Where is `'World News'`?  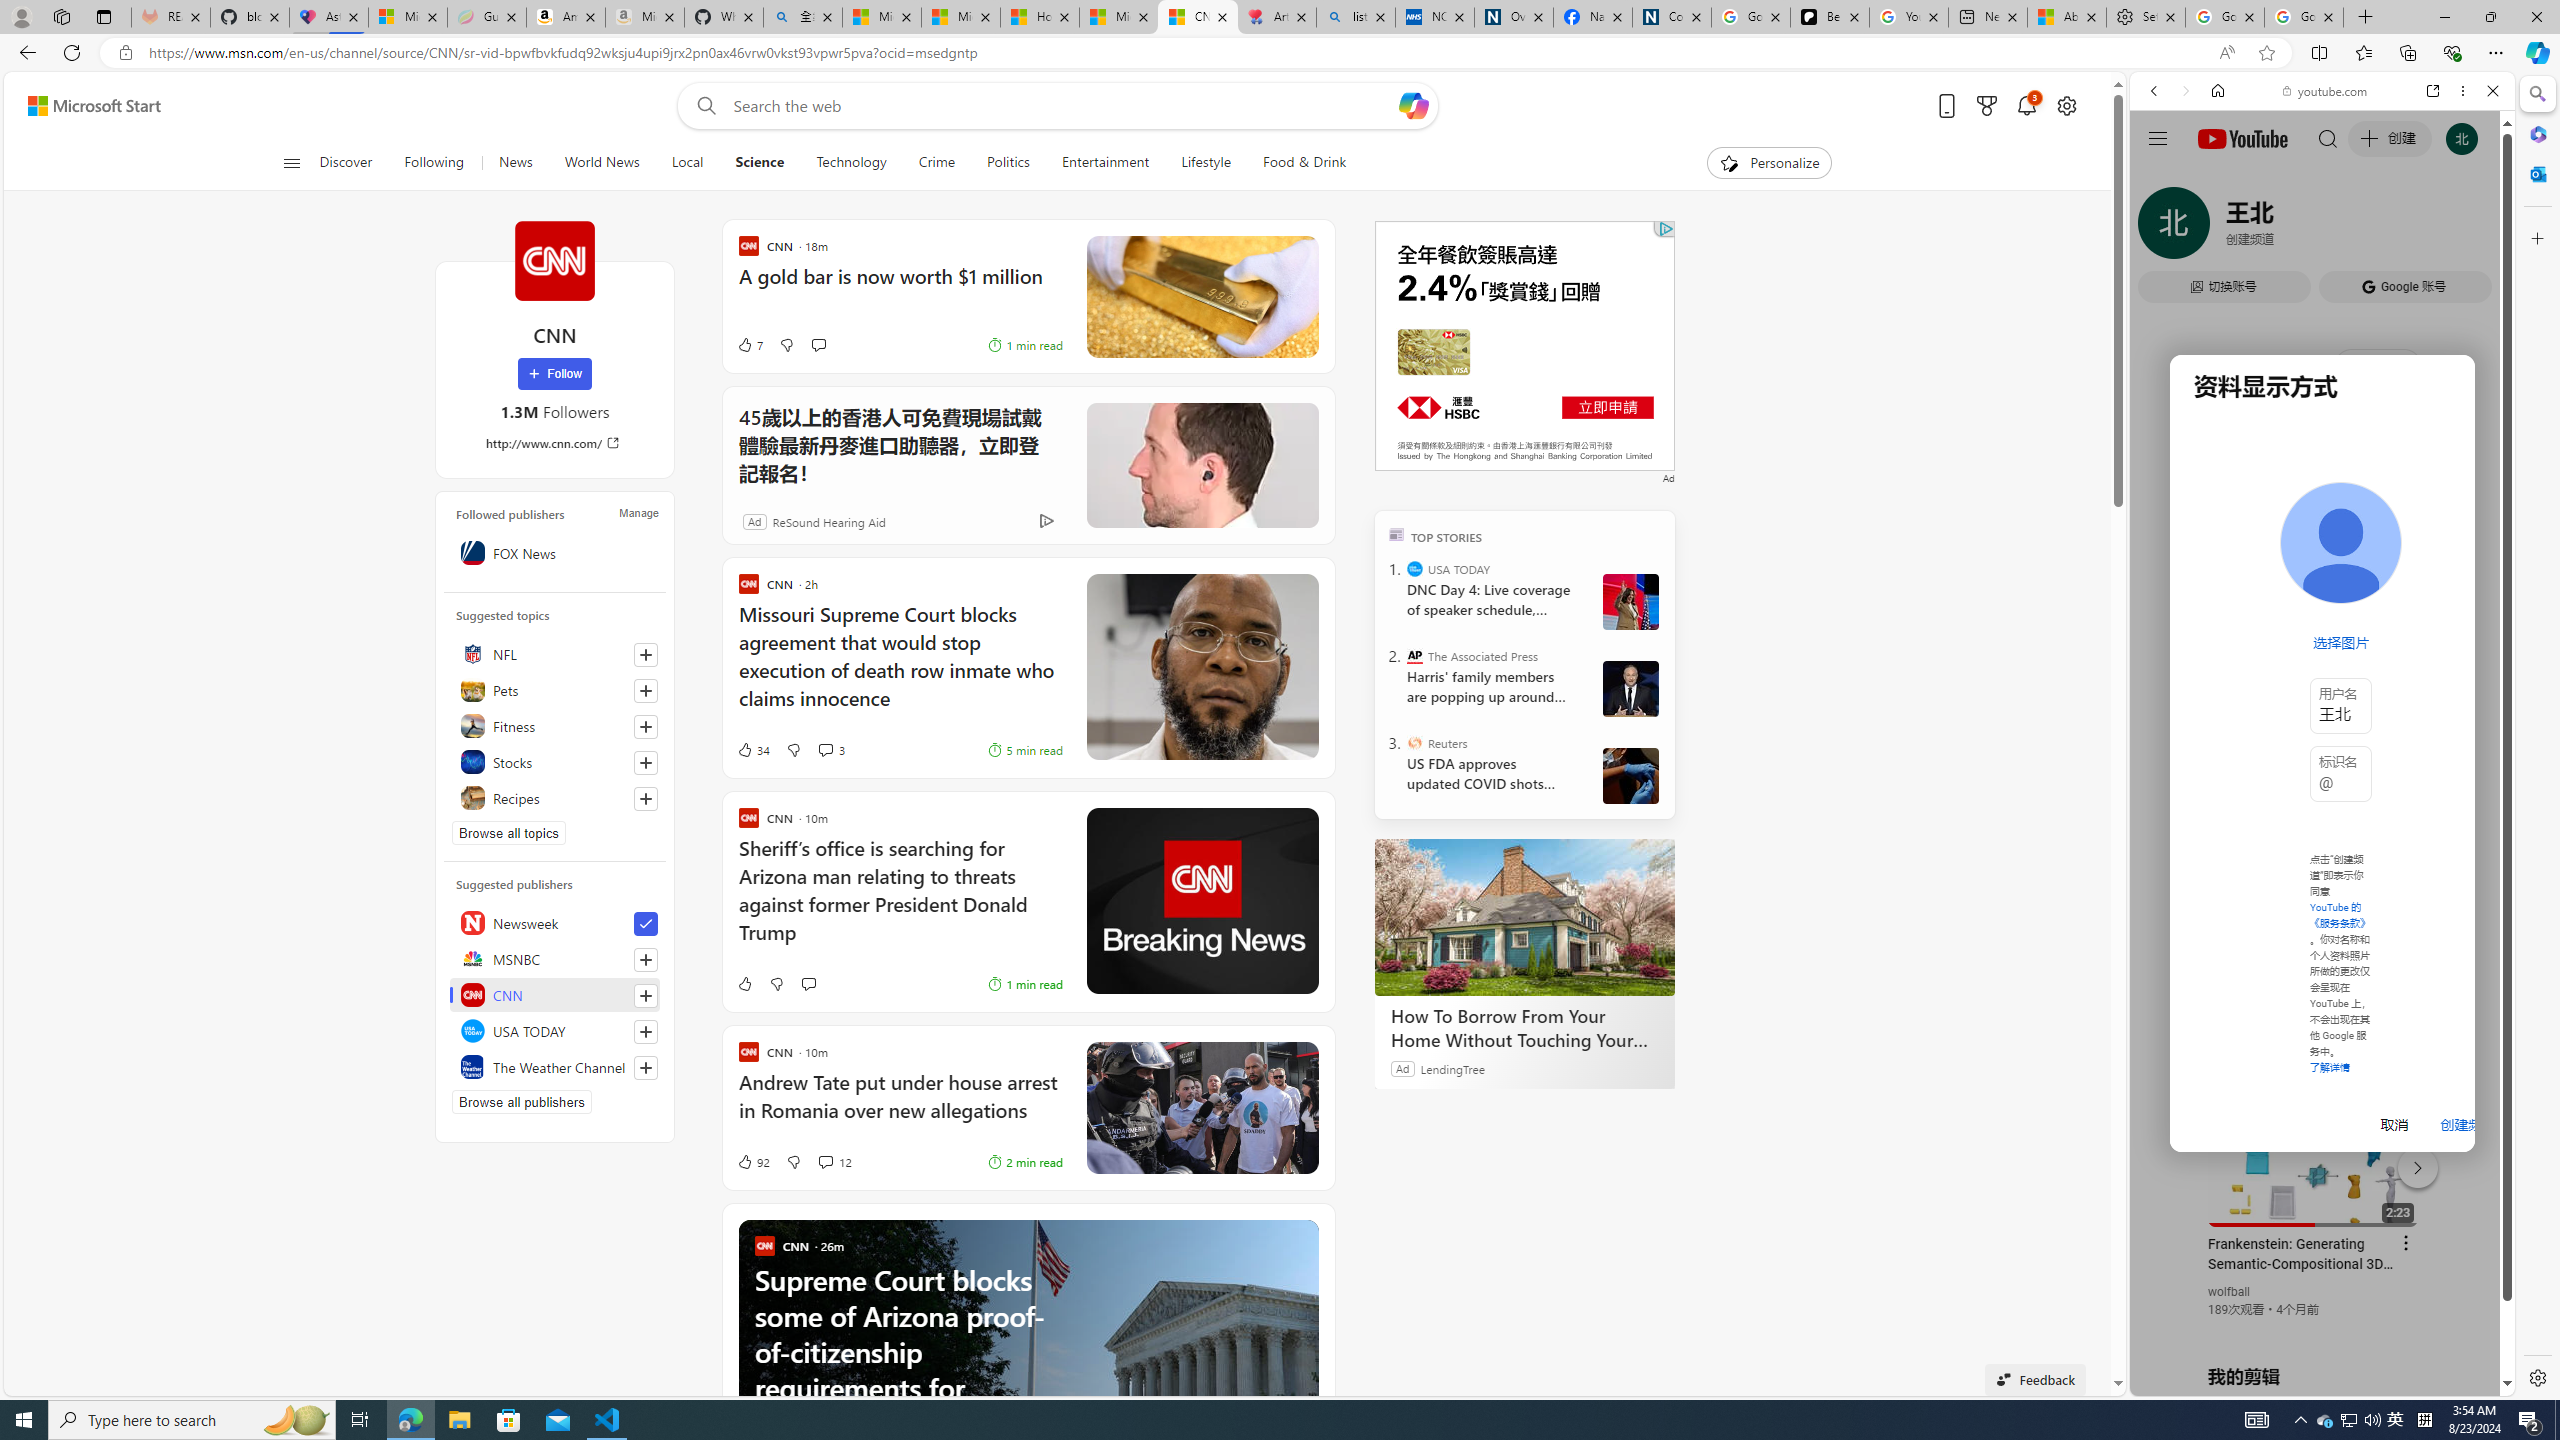 'World News' is located at coordinates (600, 162).